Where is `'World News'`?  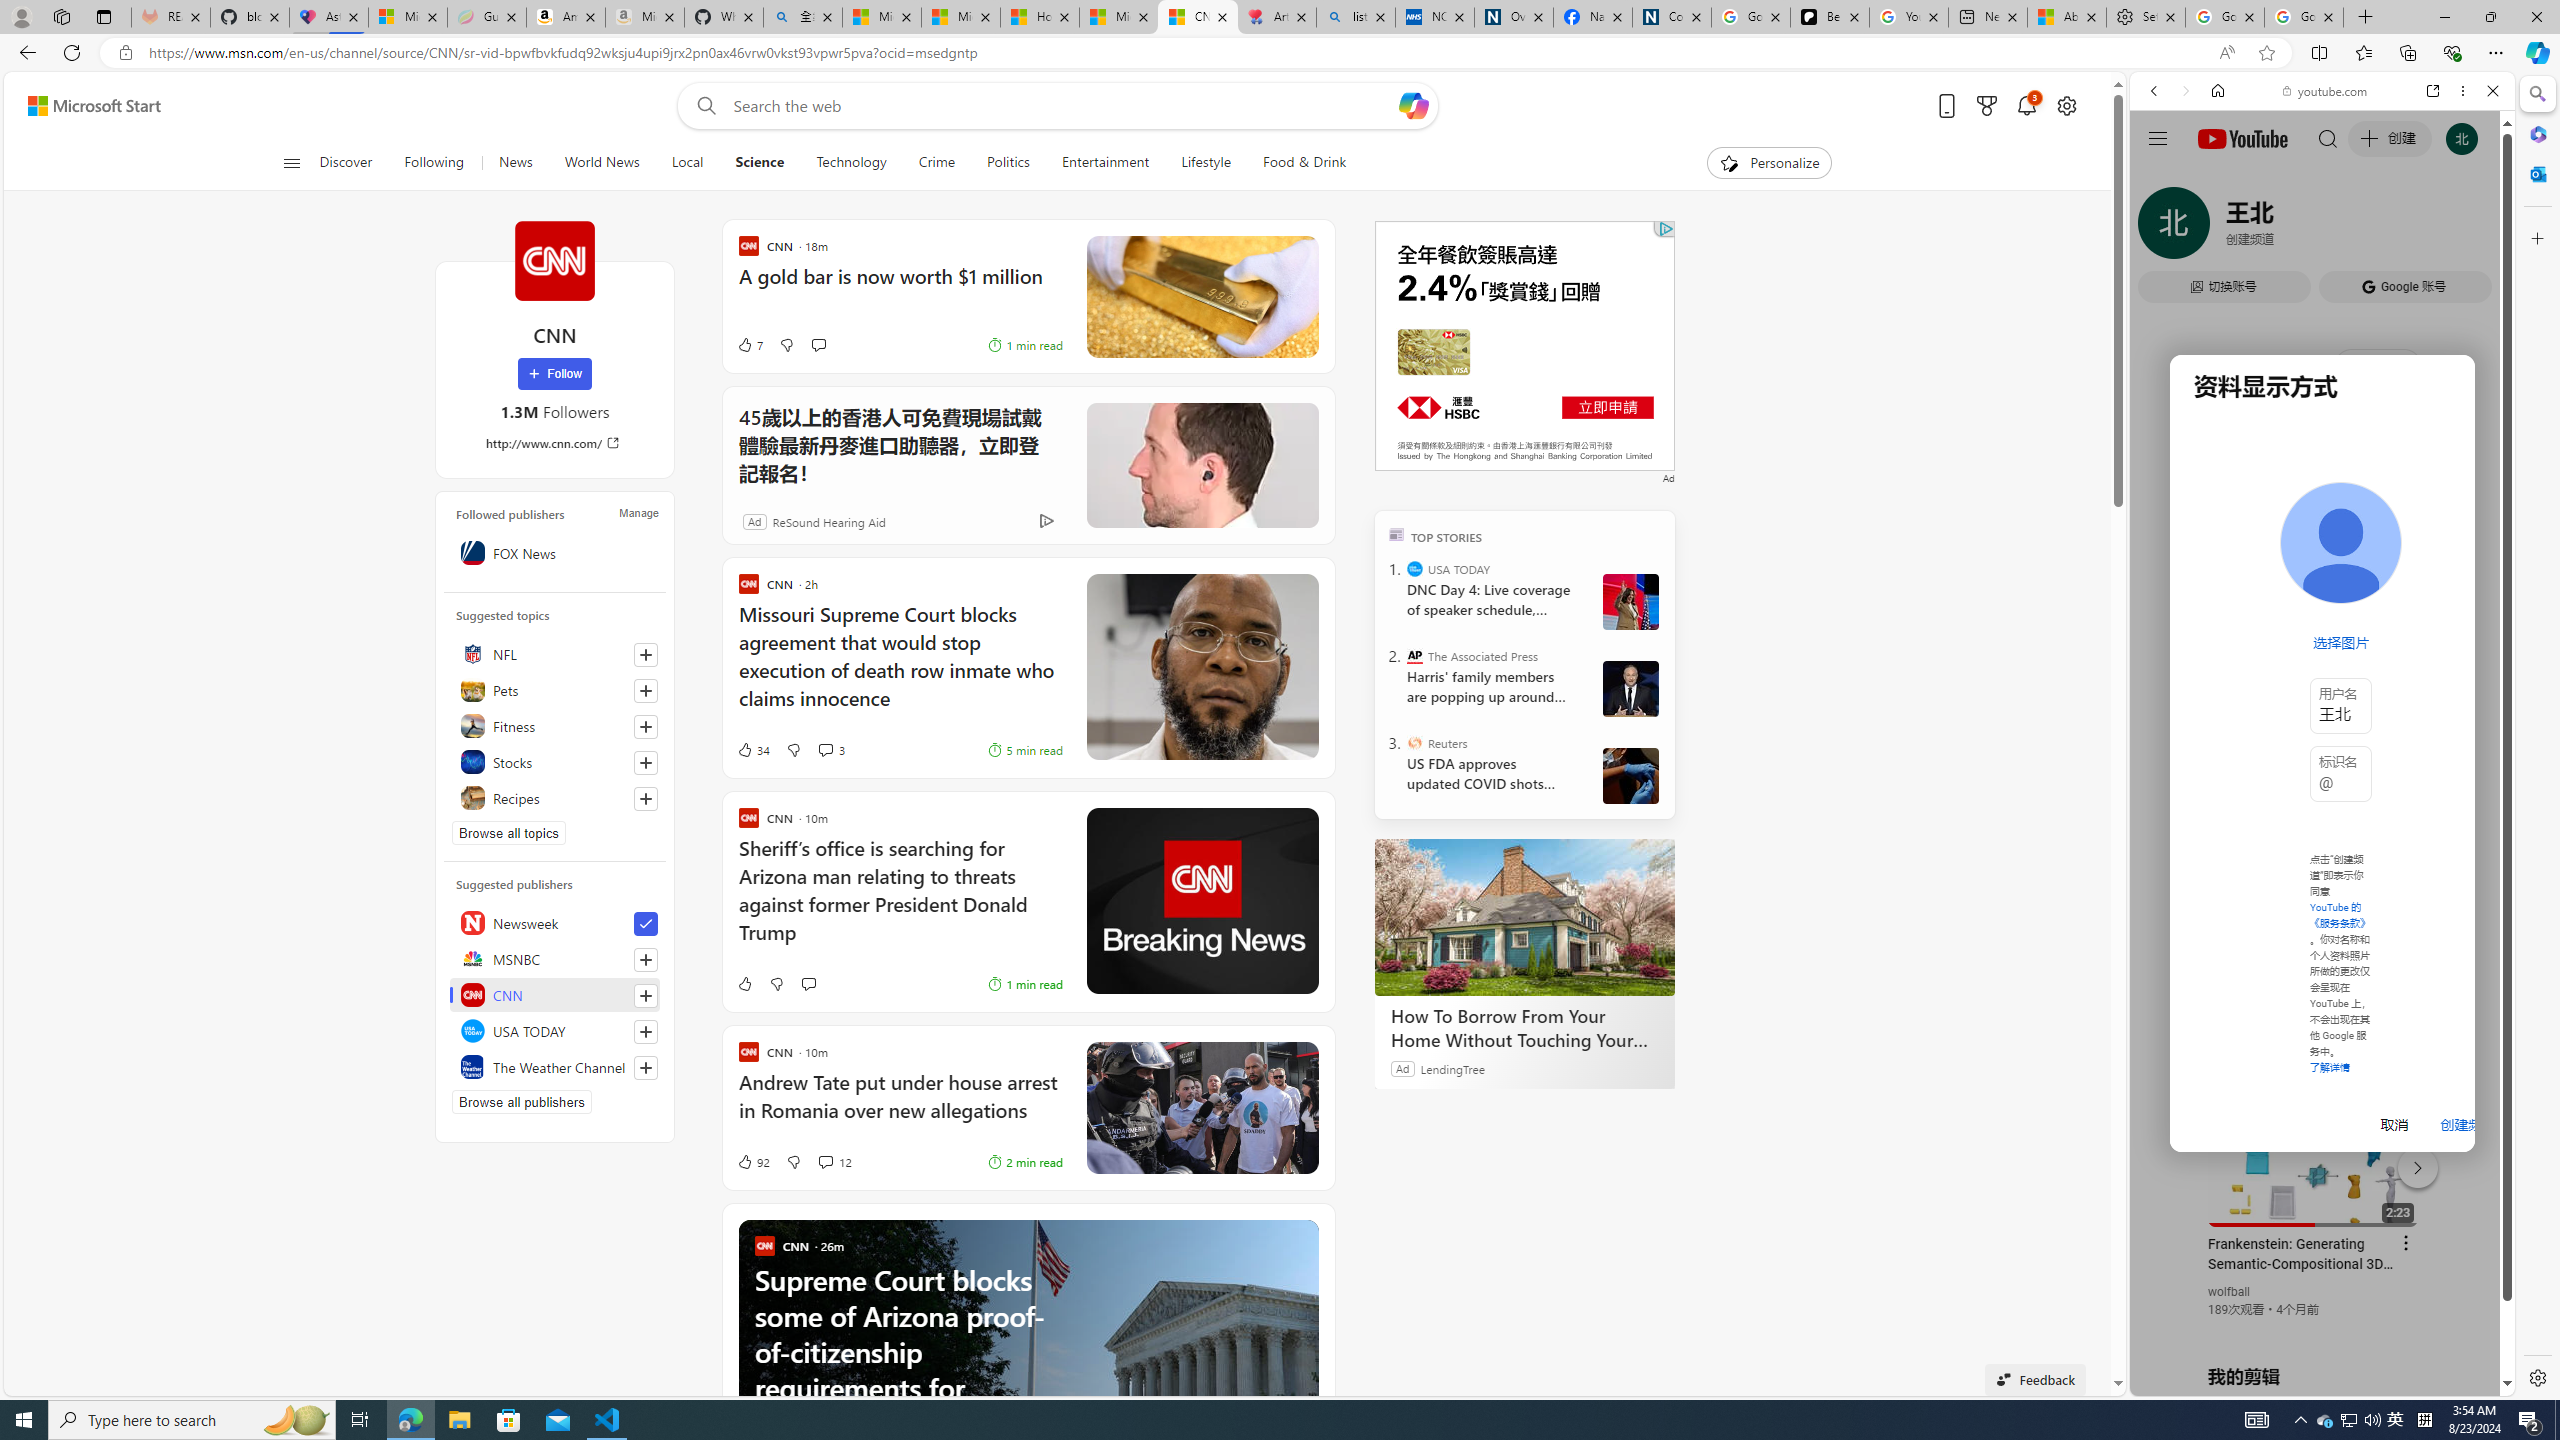 'World News' is located at coordinates (600, 162).